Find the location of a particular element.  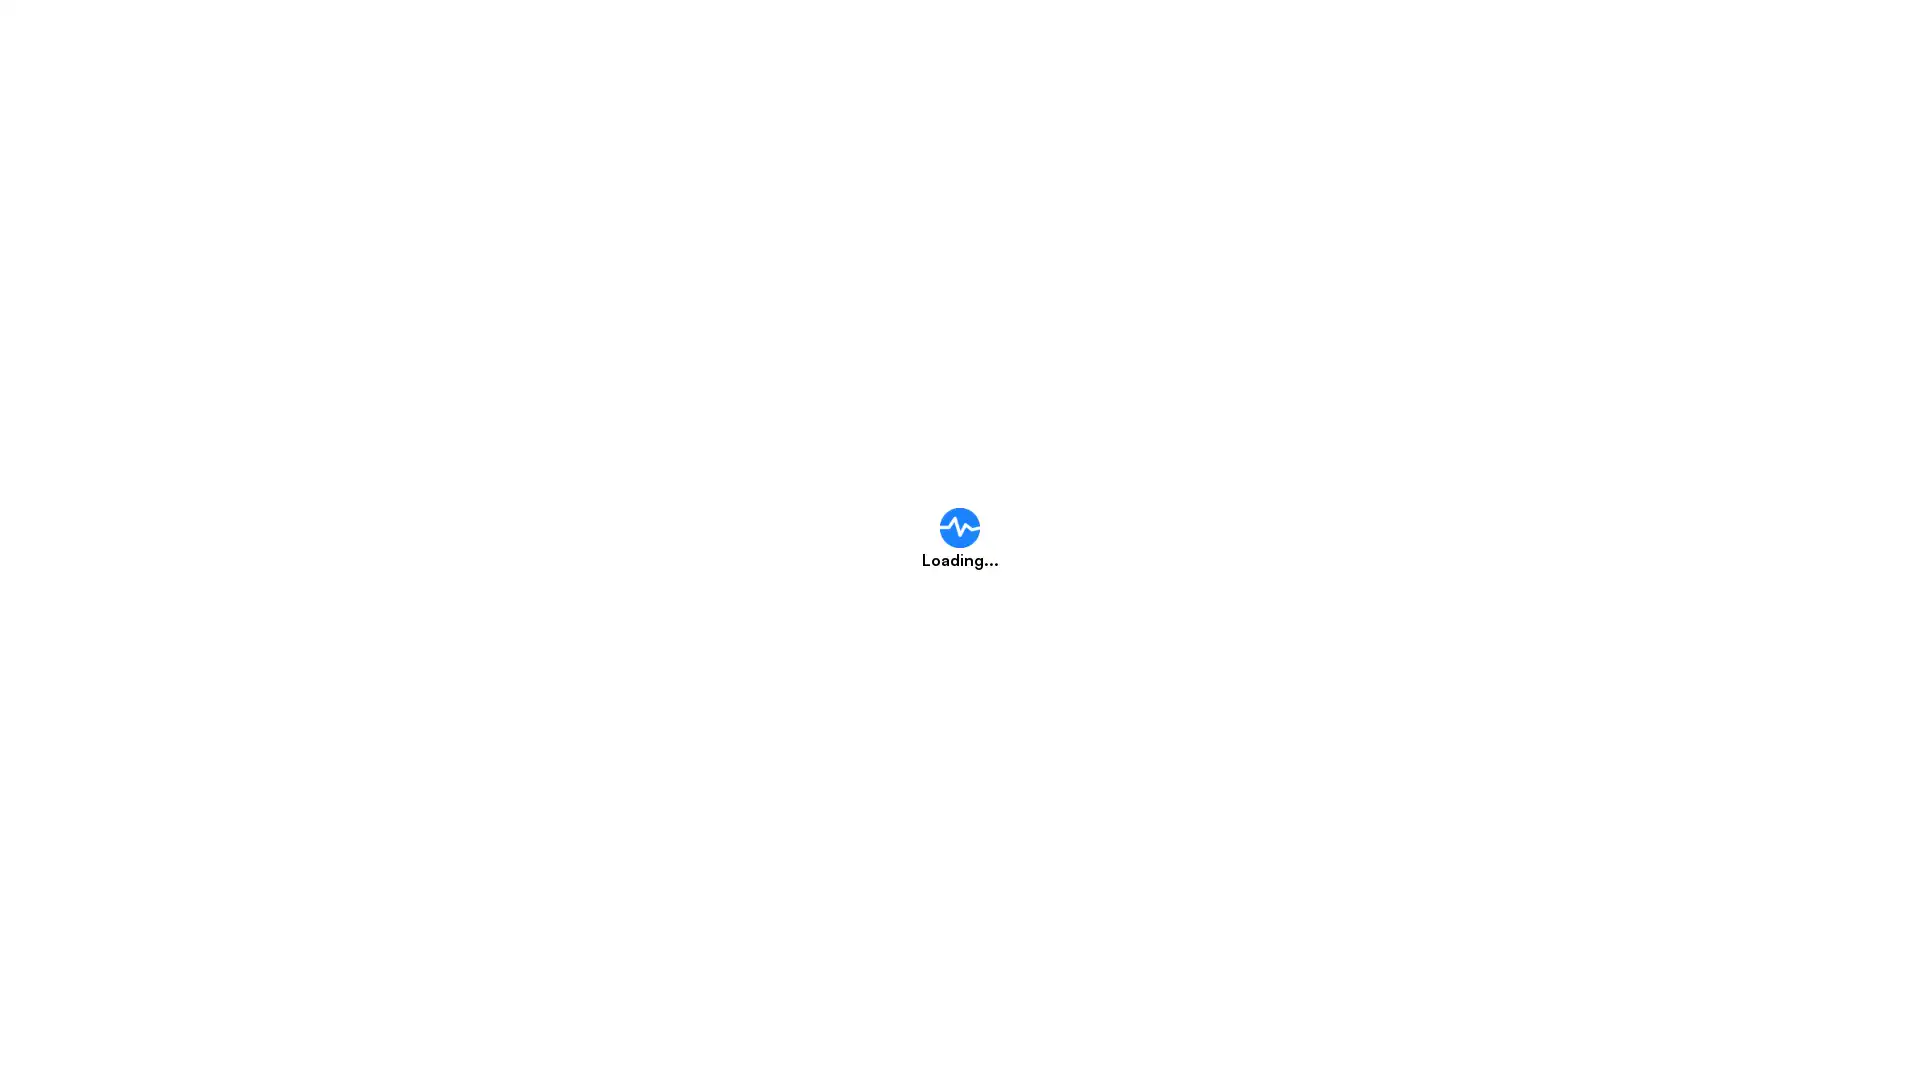

For Business is located at coordinates (1361, 39).